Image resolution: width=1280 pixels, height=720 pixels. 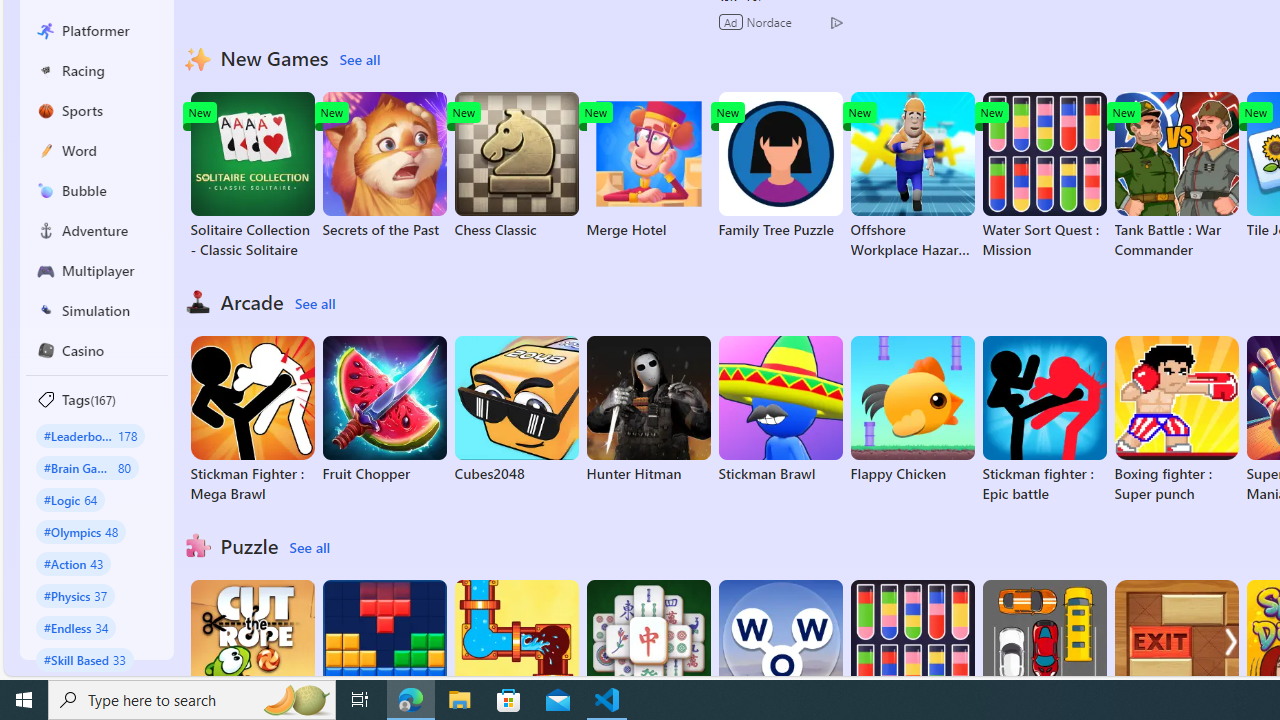 I want to click on 'Boxing fighter : Super punch', so click(x=1176, y=419).